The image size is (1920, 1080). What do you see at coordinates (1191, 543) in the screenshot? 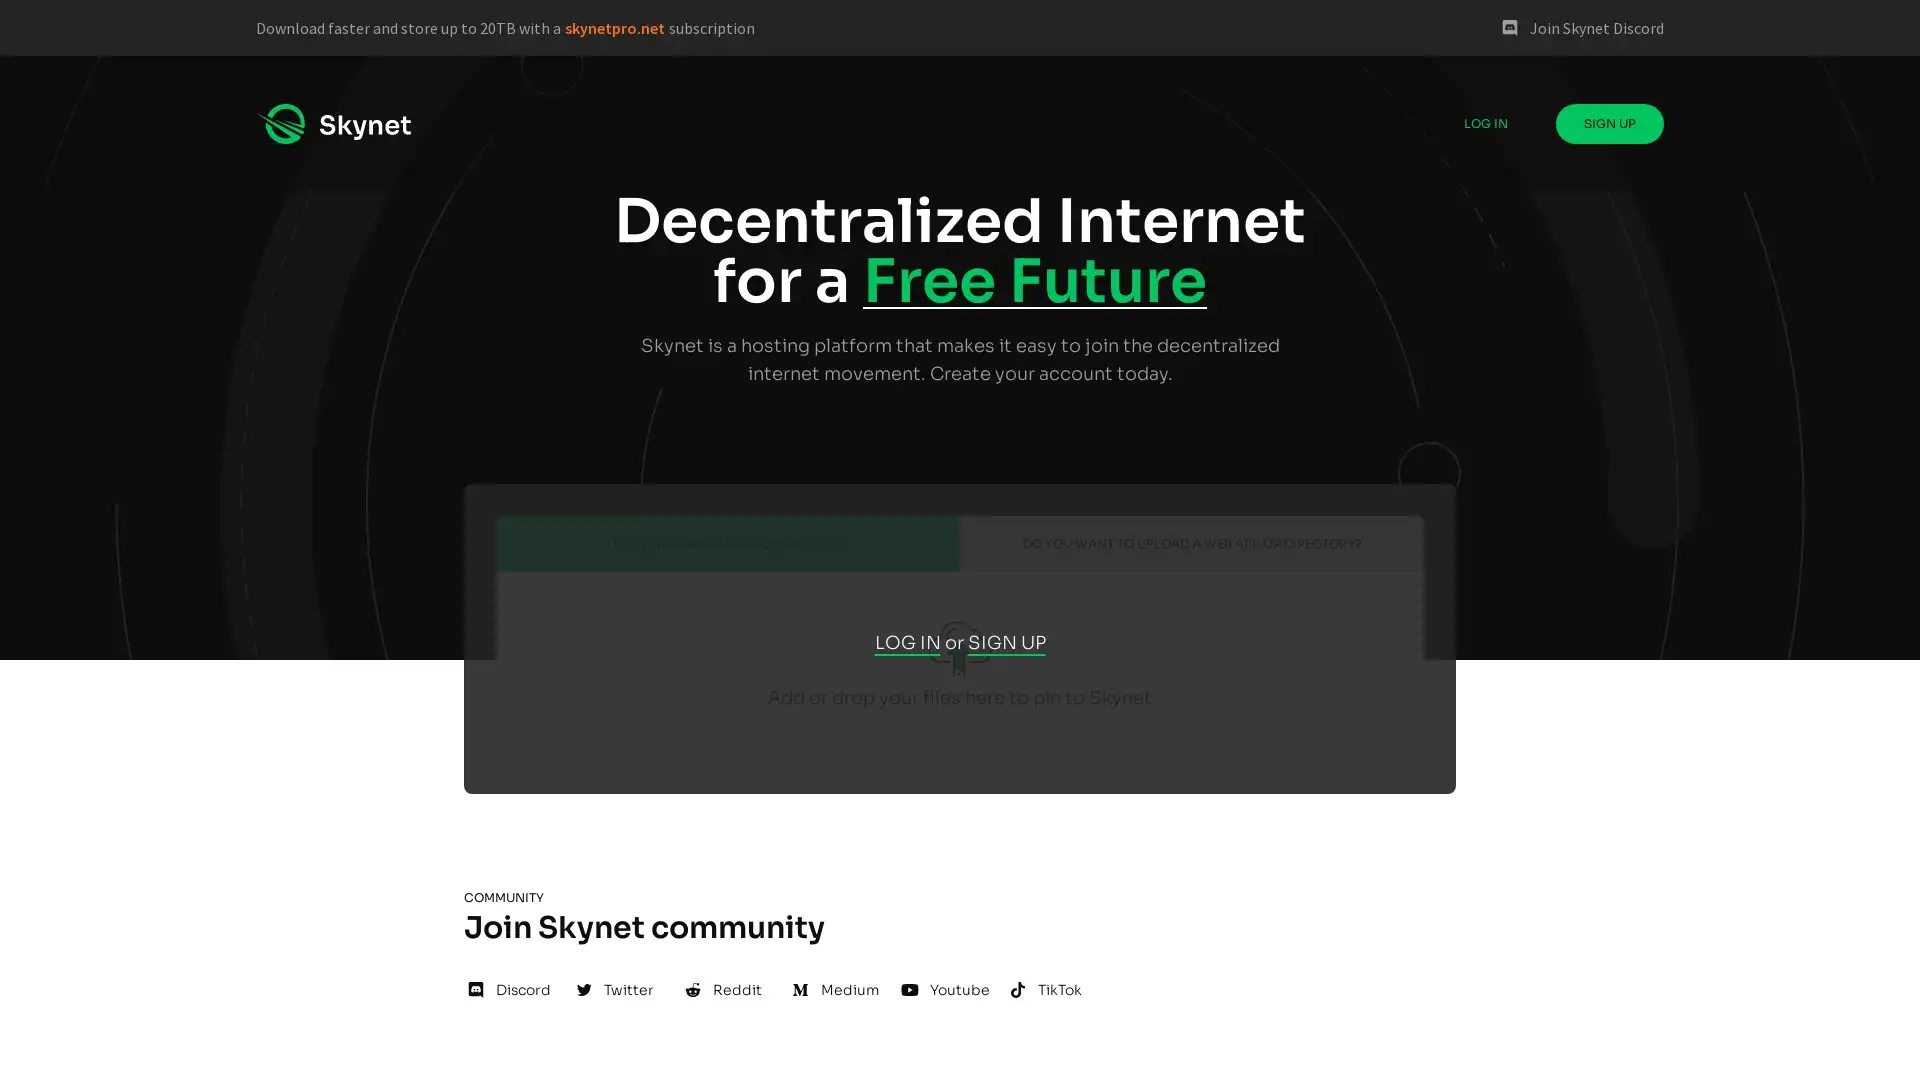
I see `DO YOU WANT TO UPLOAD A WEB APP OR DIRECTORY?` at bounding box center [1191, 543].